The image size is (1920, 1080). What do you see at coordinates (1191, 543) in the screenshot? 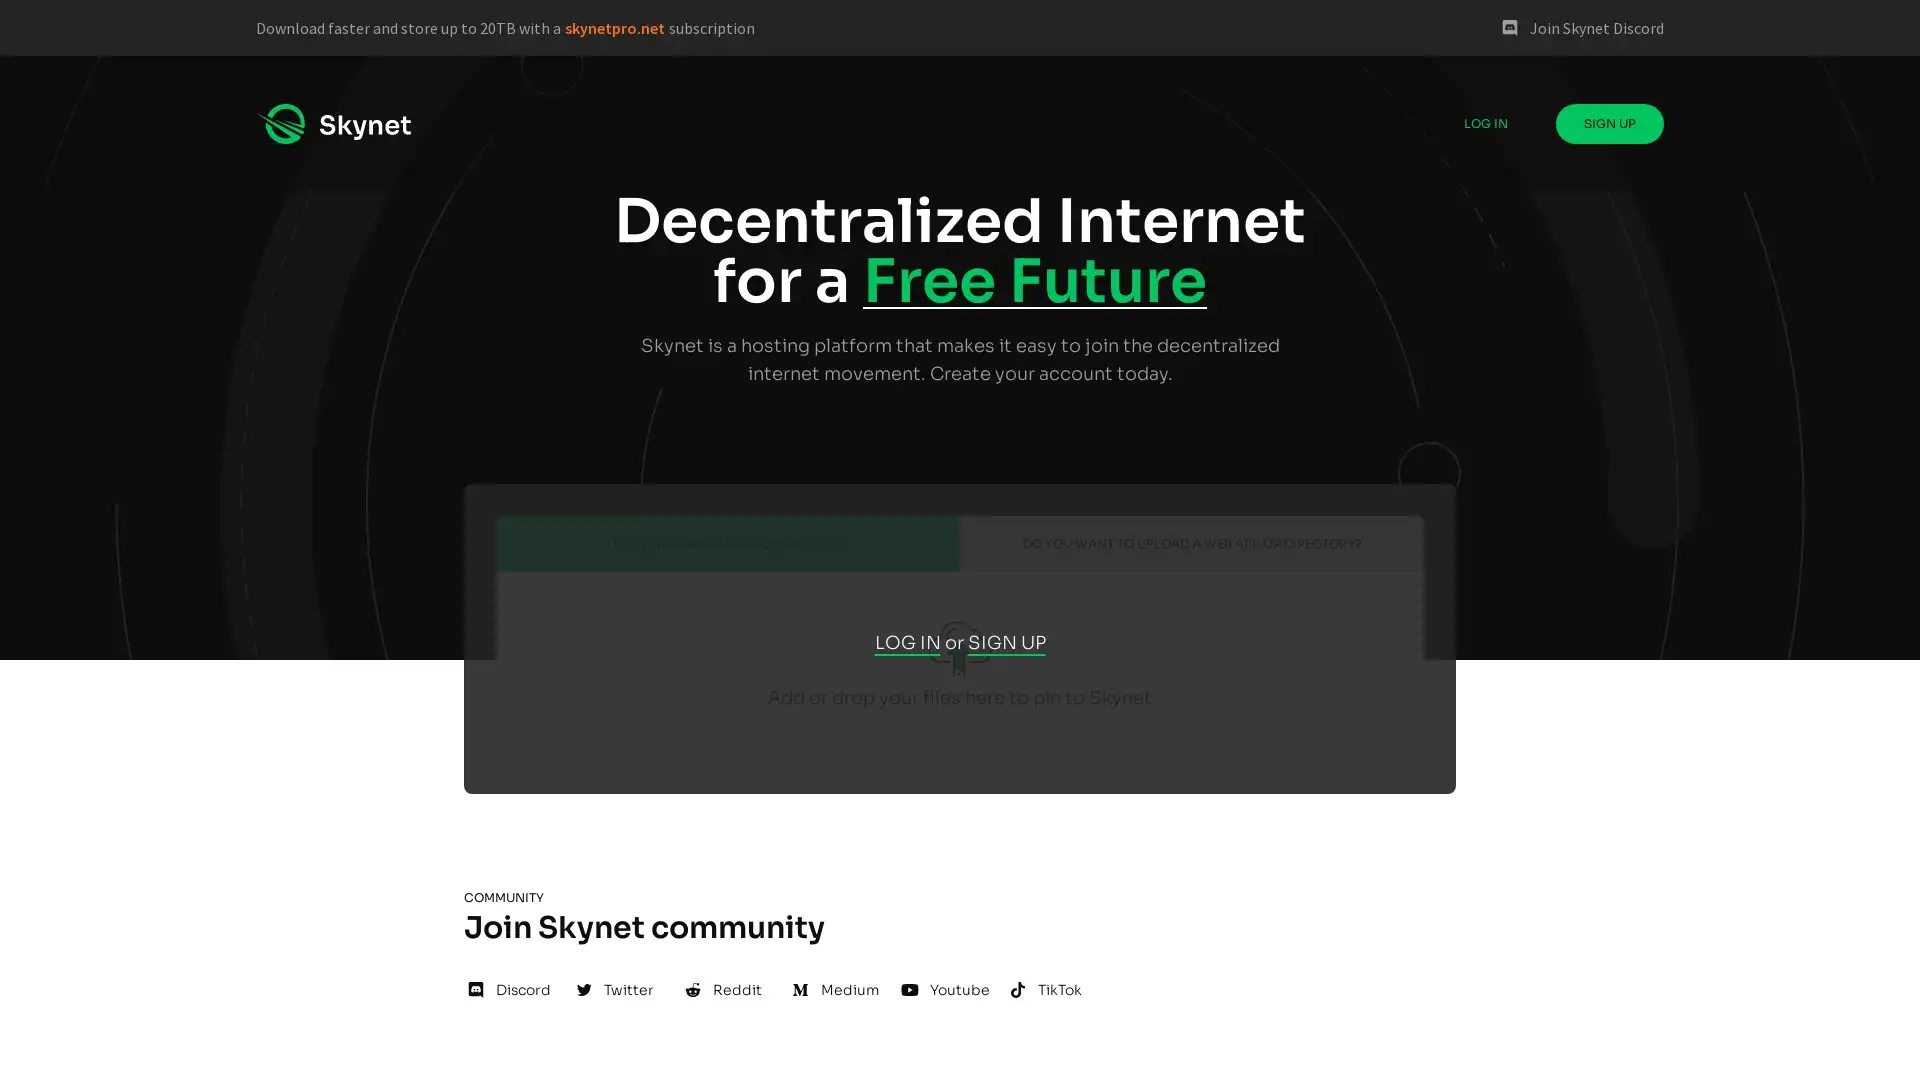
I see `DO YOU WANT TO UPLOAD A WEB APP OR DIRECTORY?` at bounding box center [1191, 543].